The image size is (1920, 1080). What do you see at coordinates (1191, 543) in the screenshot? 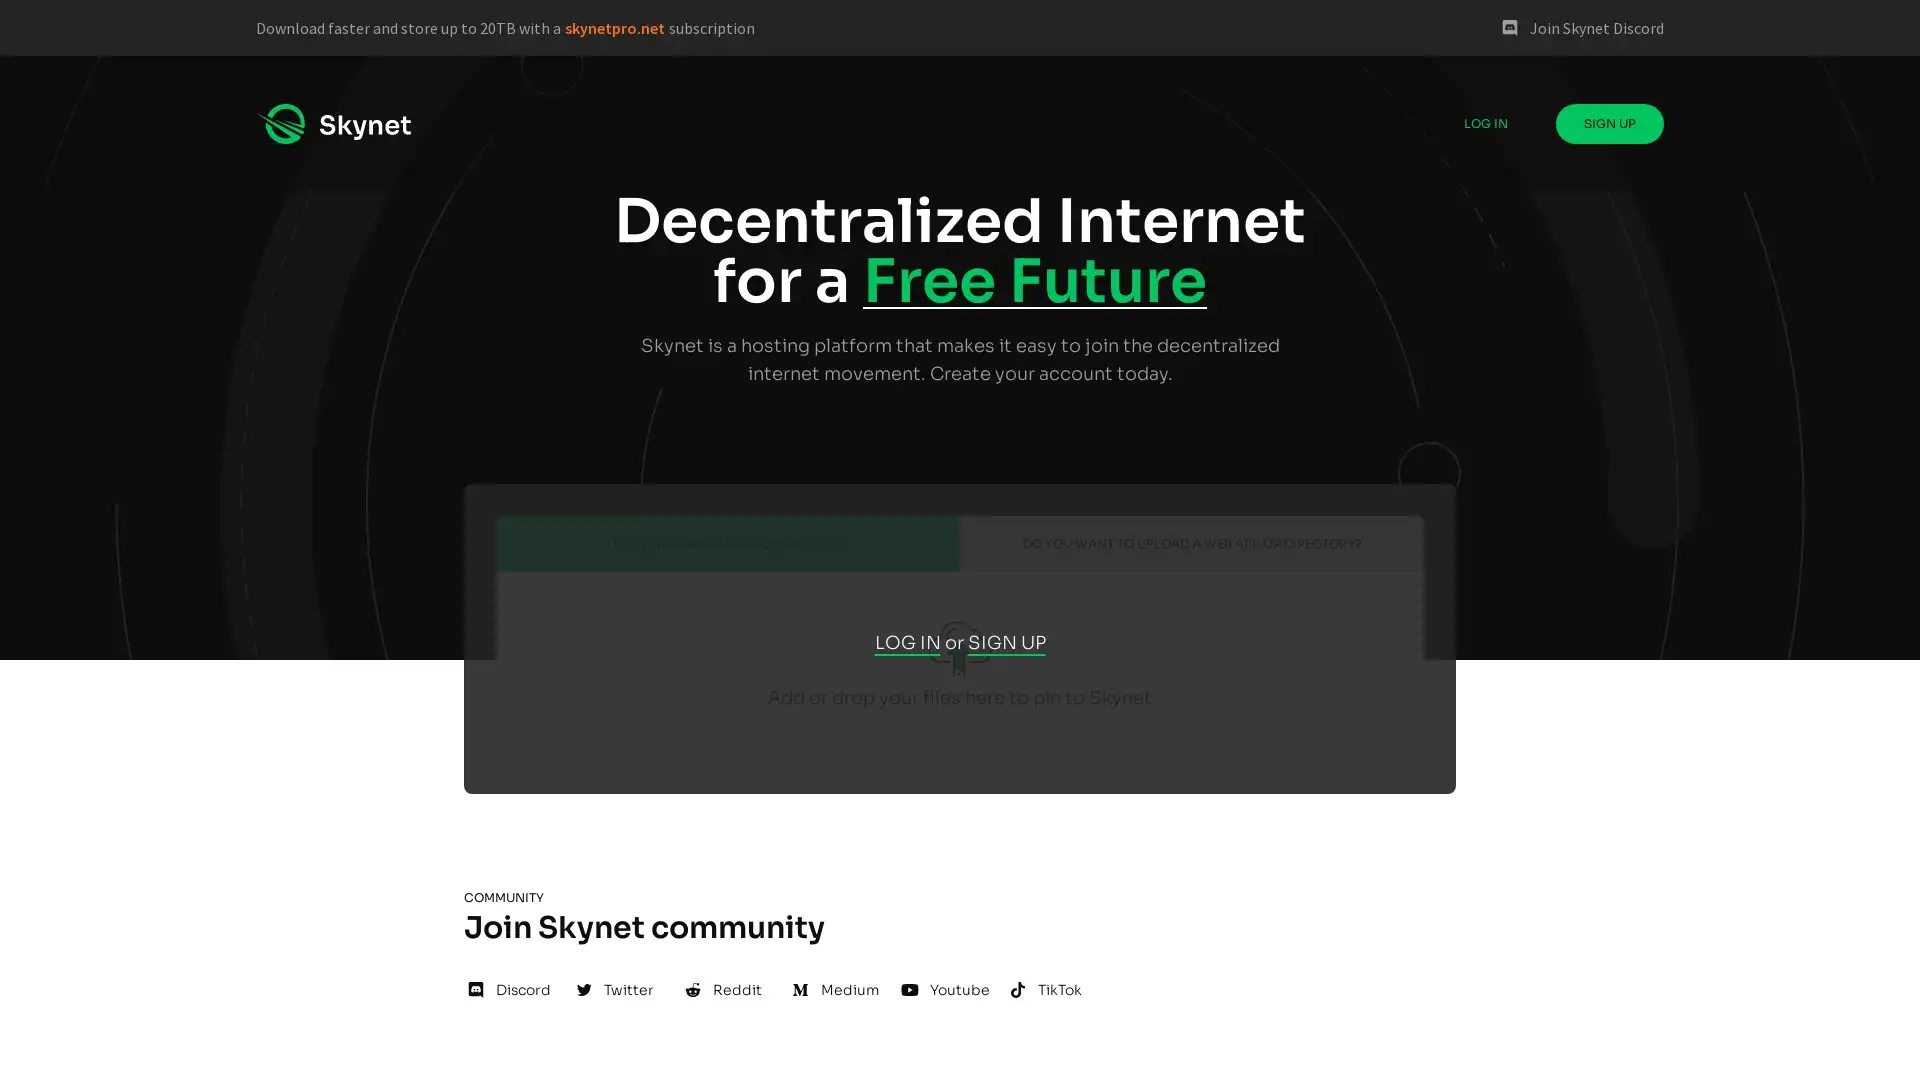
I see `DO YOU WANT TO UPLOAD A WEB APP OR DIRECTORY?` at bounding box center [1191, 543].